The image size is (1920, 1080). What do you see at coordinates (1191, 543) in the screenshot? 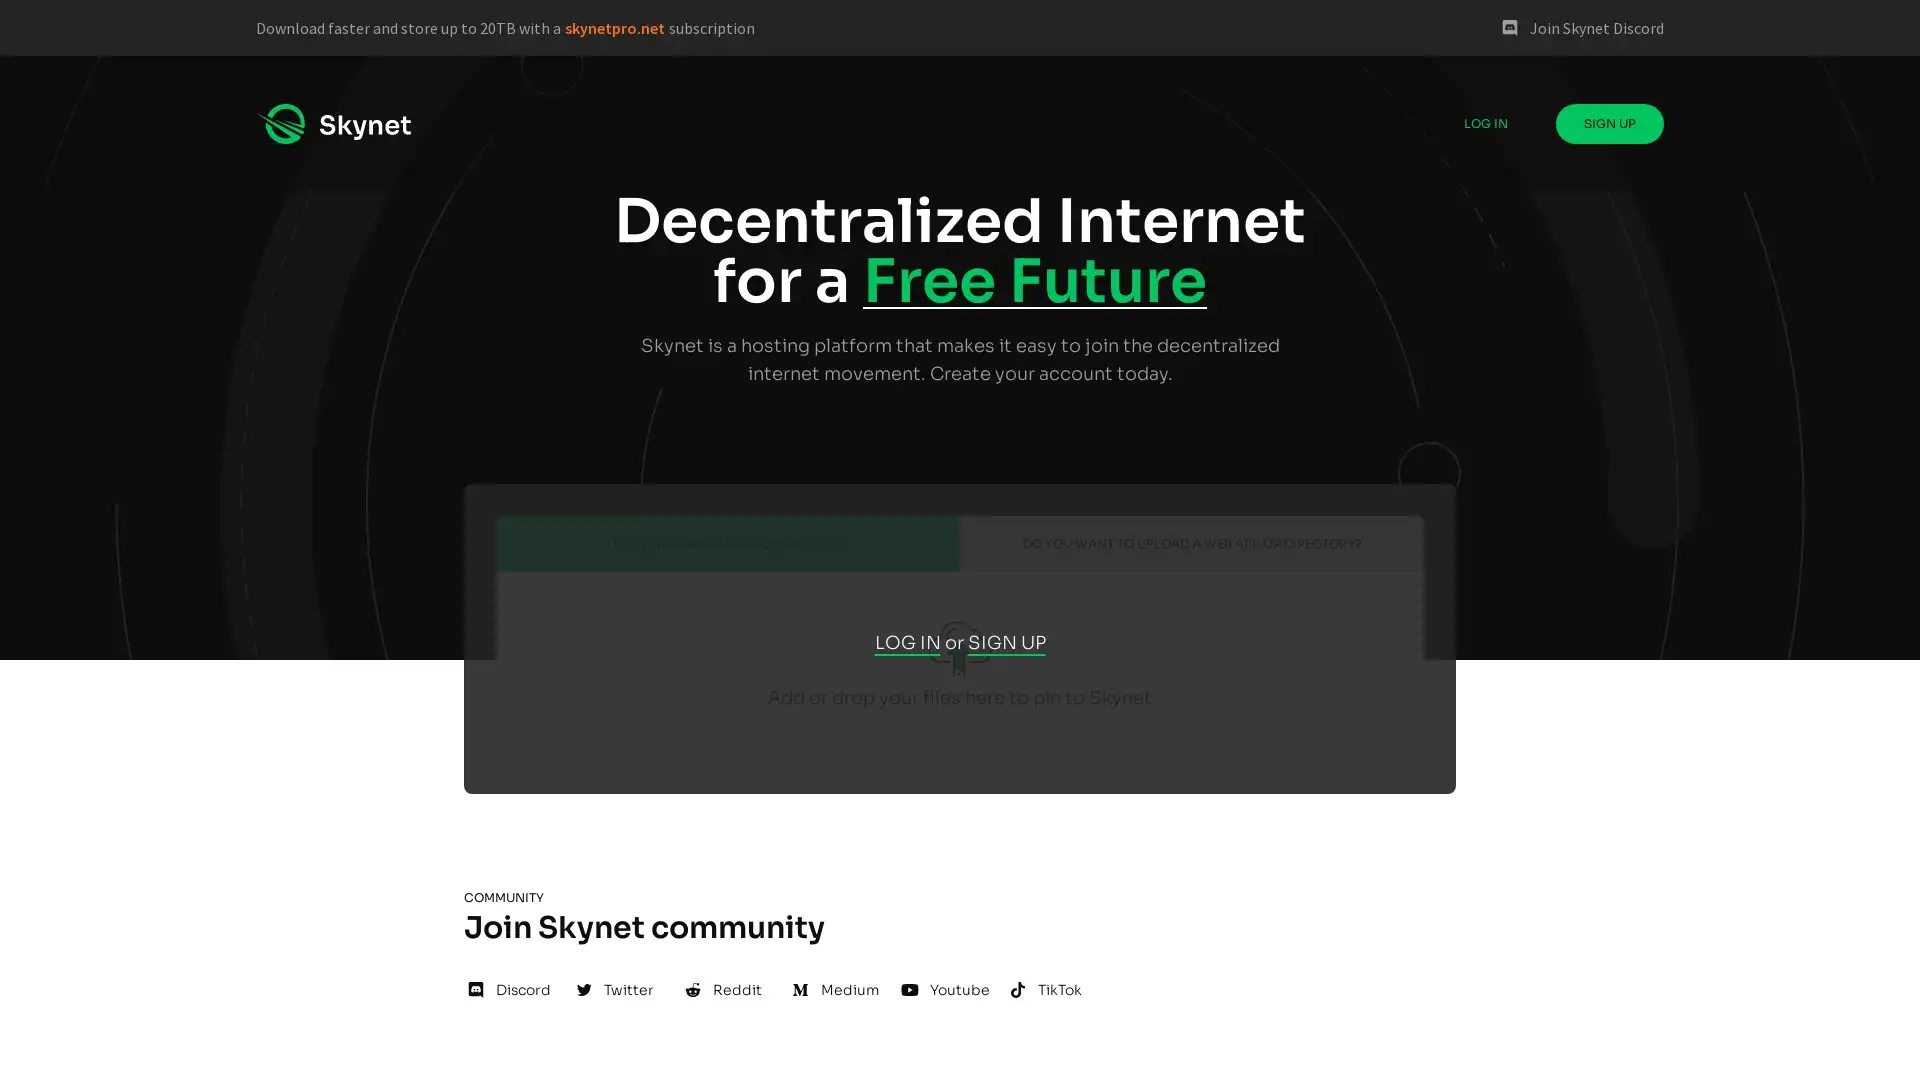
I see `DO YOU WANT TO UPLOAD A WEB APP OR DIRECTORY?` at bounding box center [1191, 543].